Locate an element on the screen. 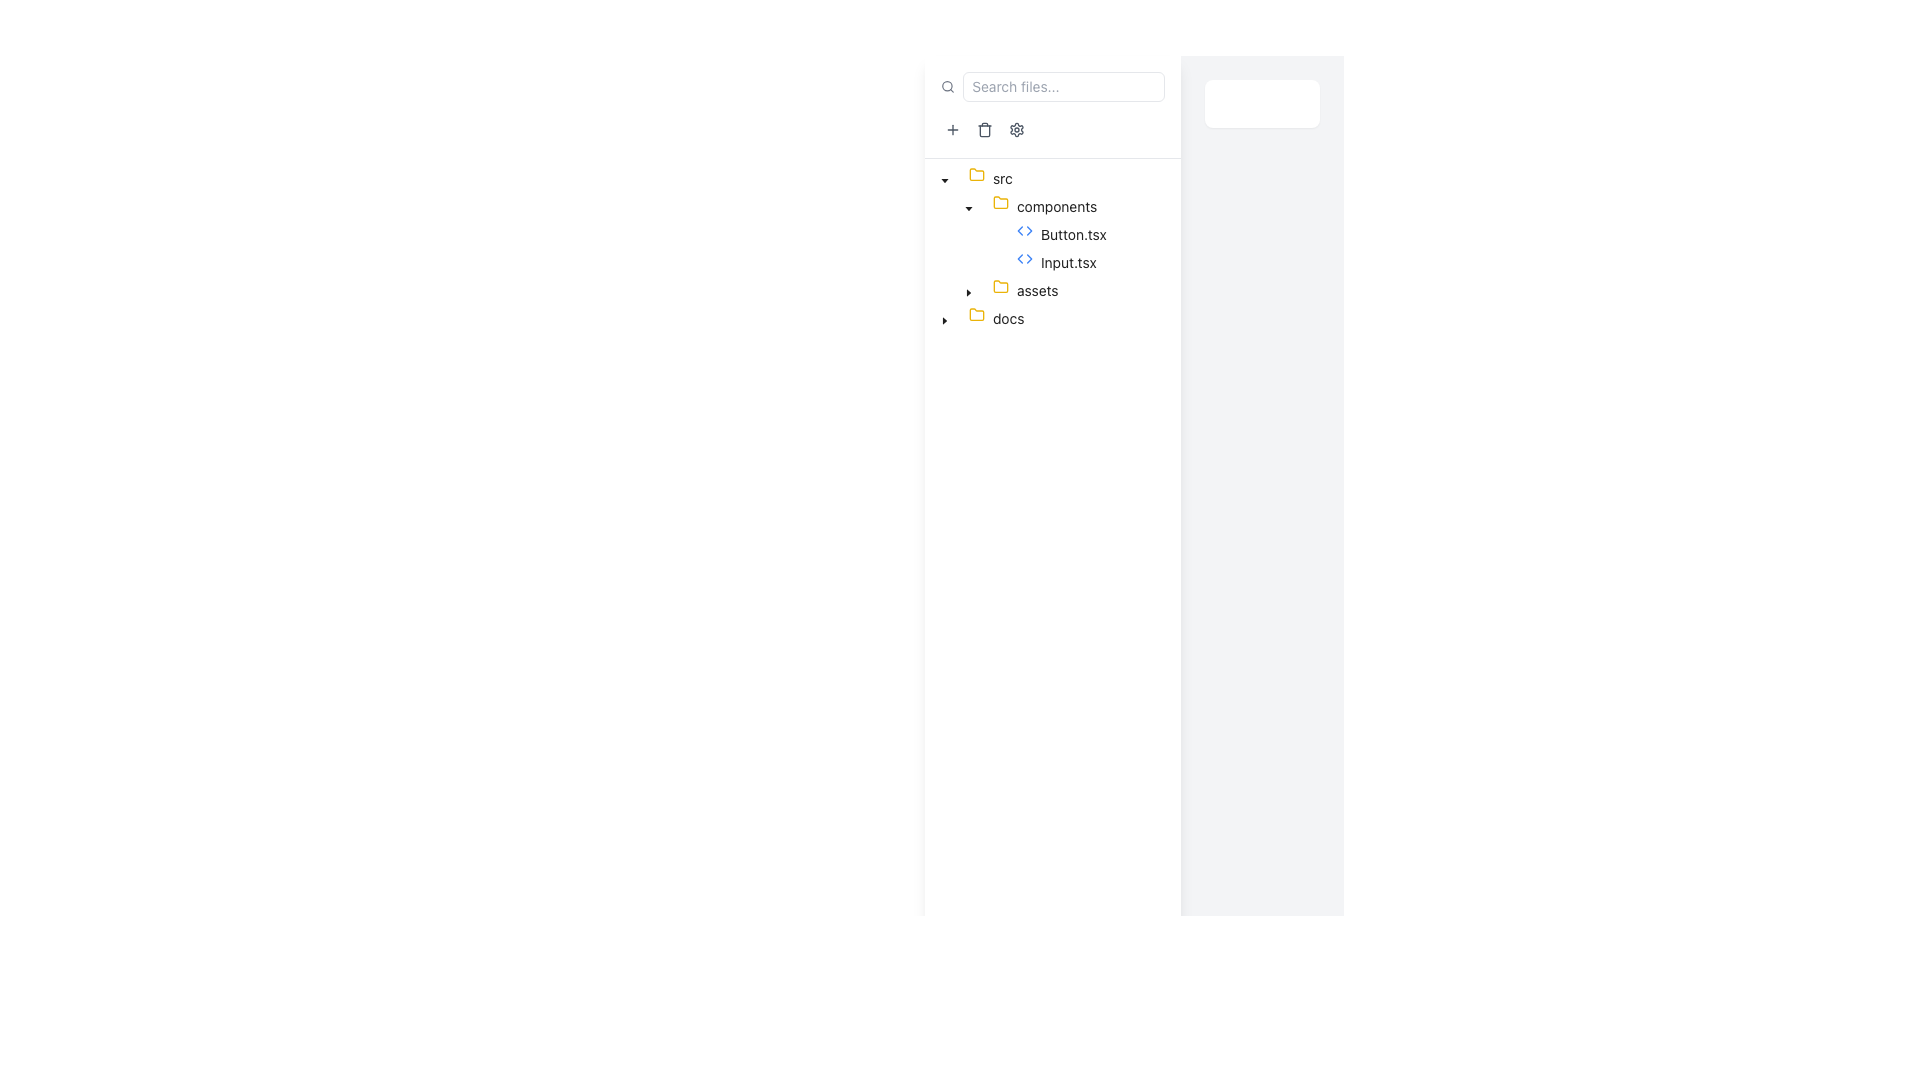  the non-expanded folder node named 'docs' is located at coordinates (996, 318).